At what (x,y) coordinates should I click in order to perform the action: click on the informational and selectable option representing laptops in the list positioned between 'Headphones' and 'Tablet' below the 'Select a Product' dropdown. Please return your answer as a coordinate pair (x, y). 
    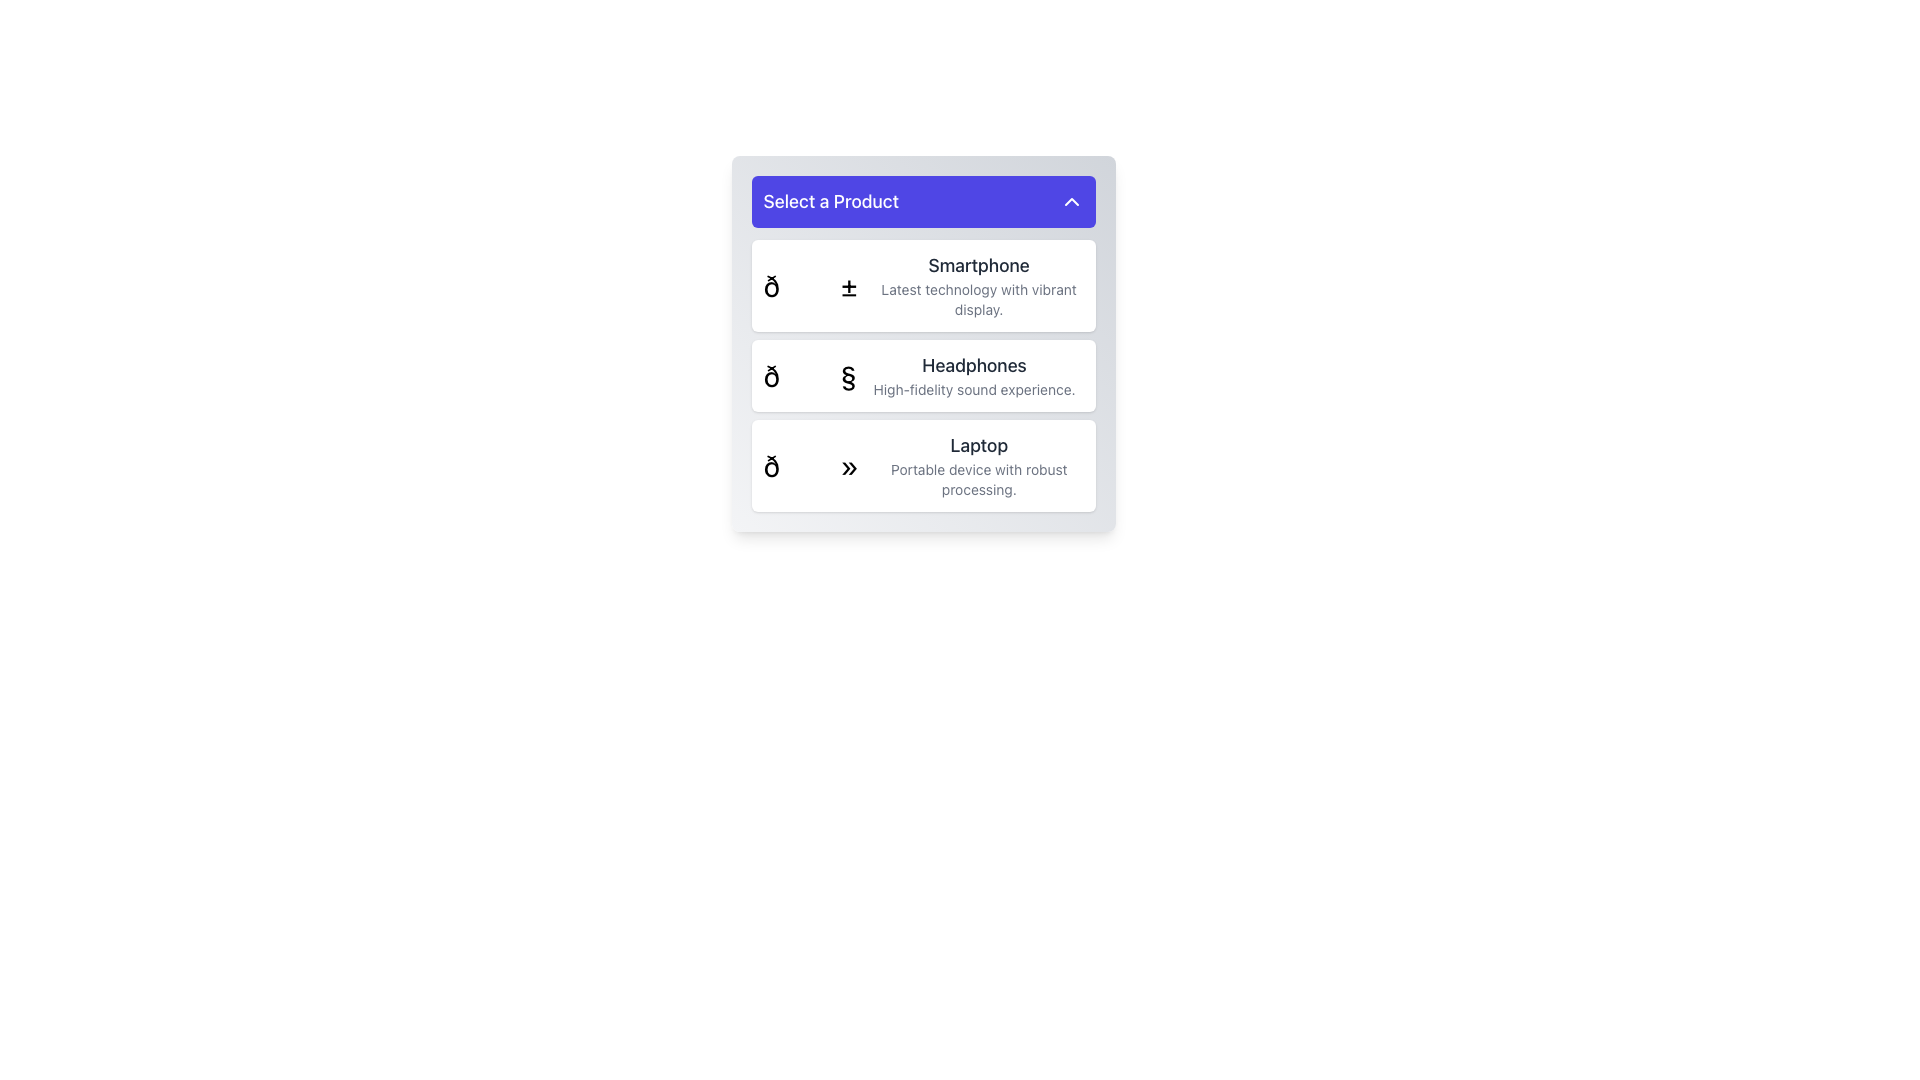
    Looking at the image, I should click on (979, 466).